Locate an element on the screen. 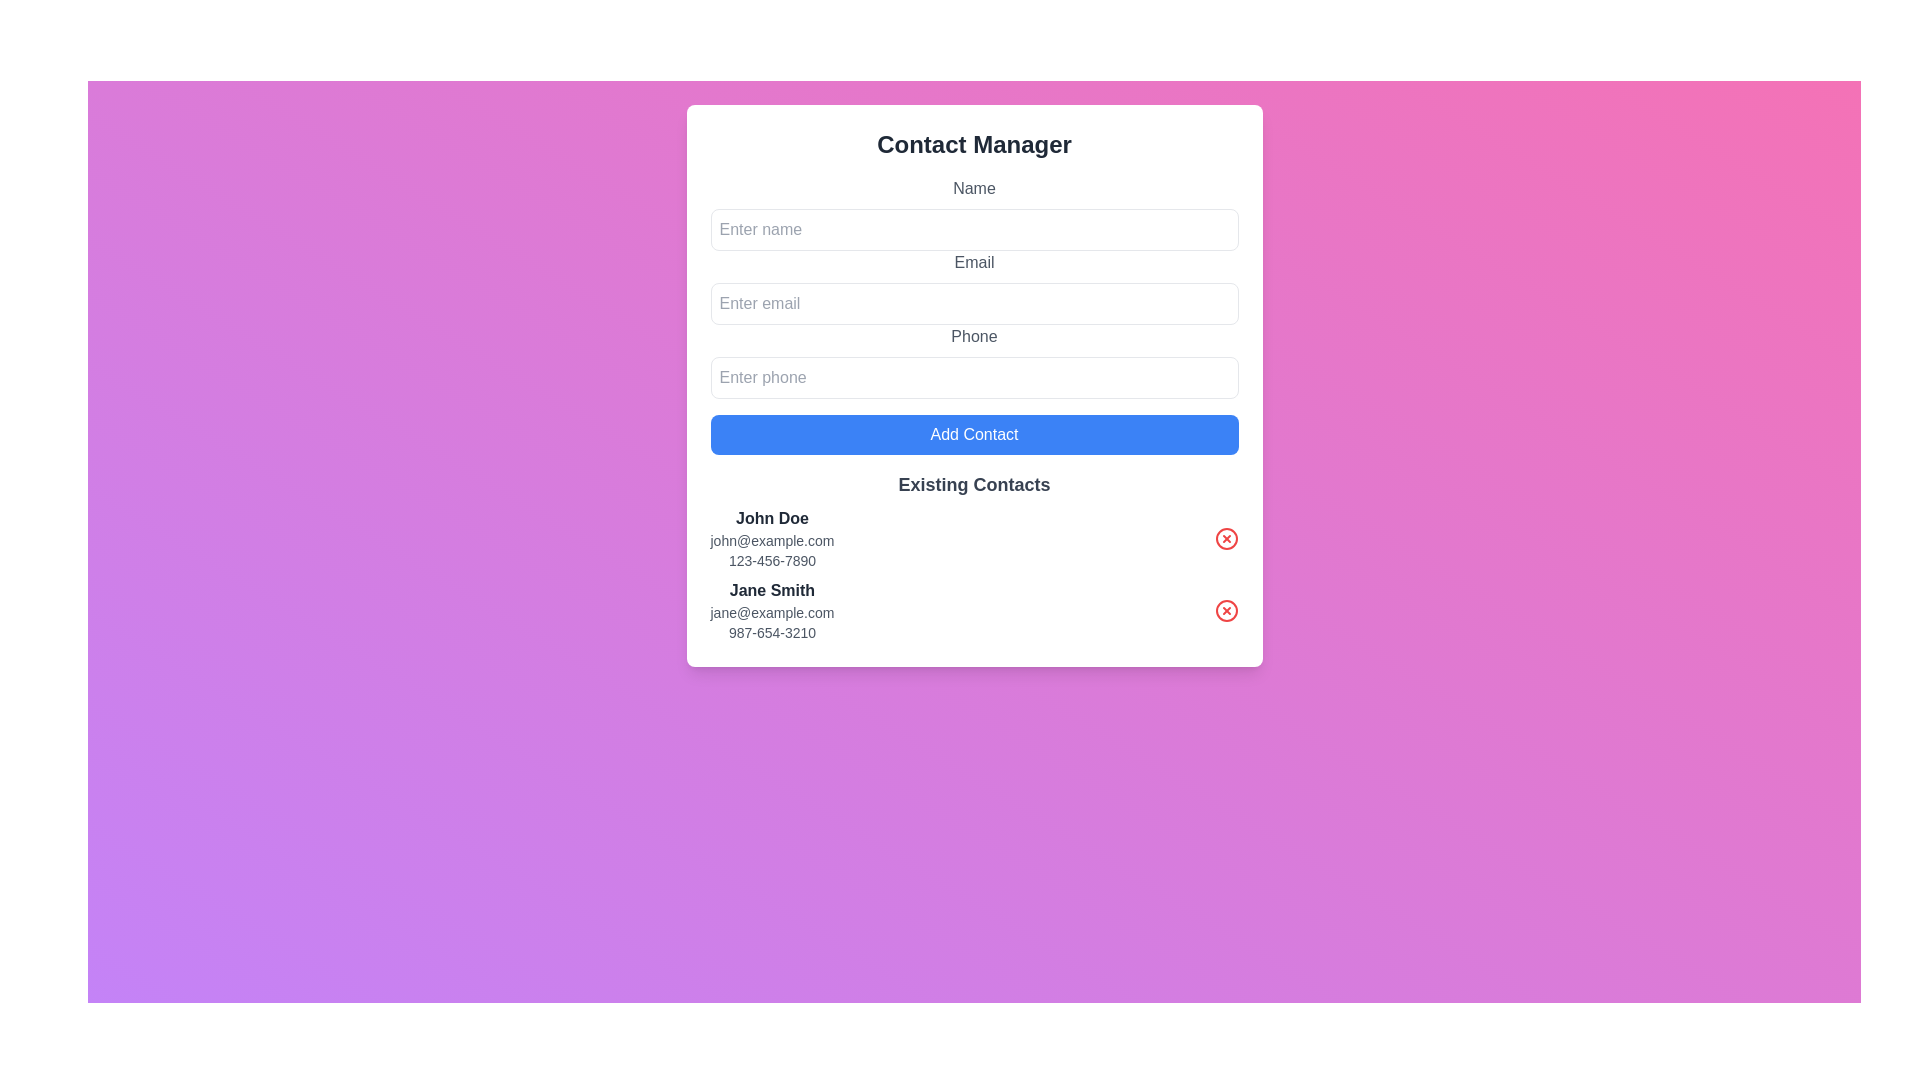  the text input field for entering the user's name, located directly below the 'Name' label, by pressing the Tab key is located at coordinates (974, 229).